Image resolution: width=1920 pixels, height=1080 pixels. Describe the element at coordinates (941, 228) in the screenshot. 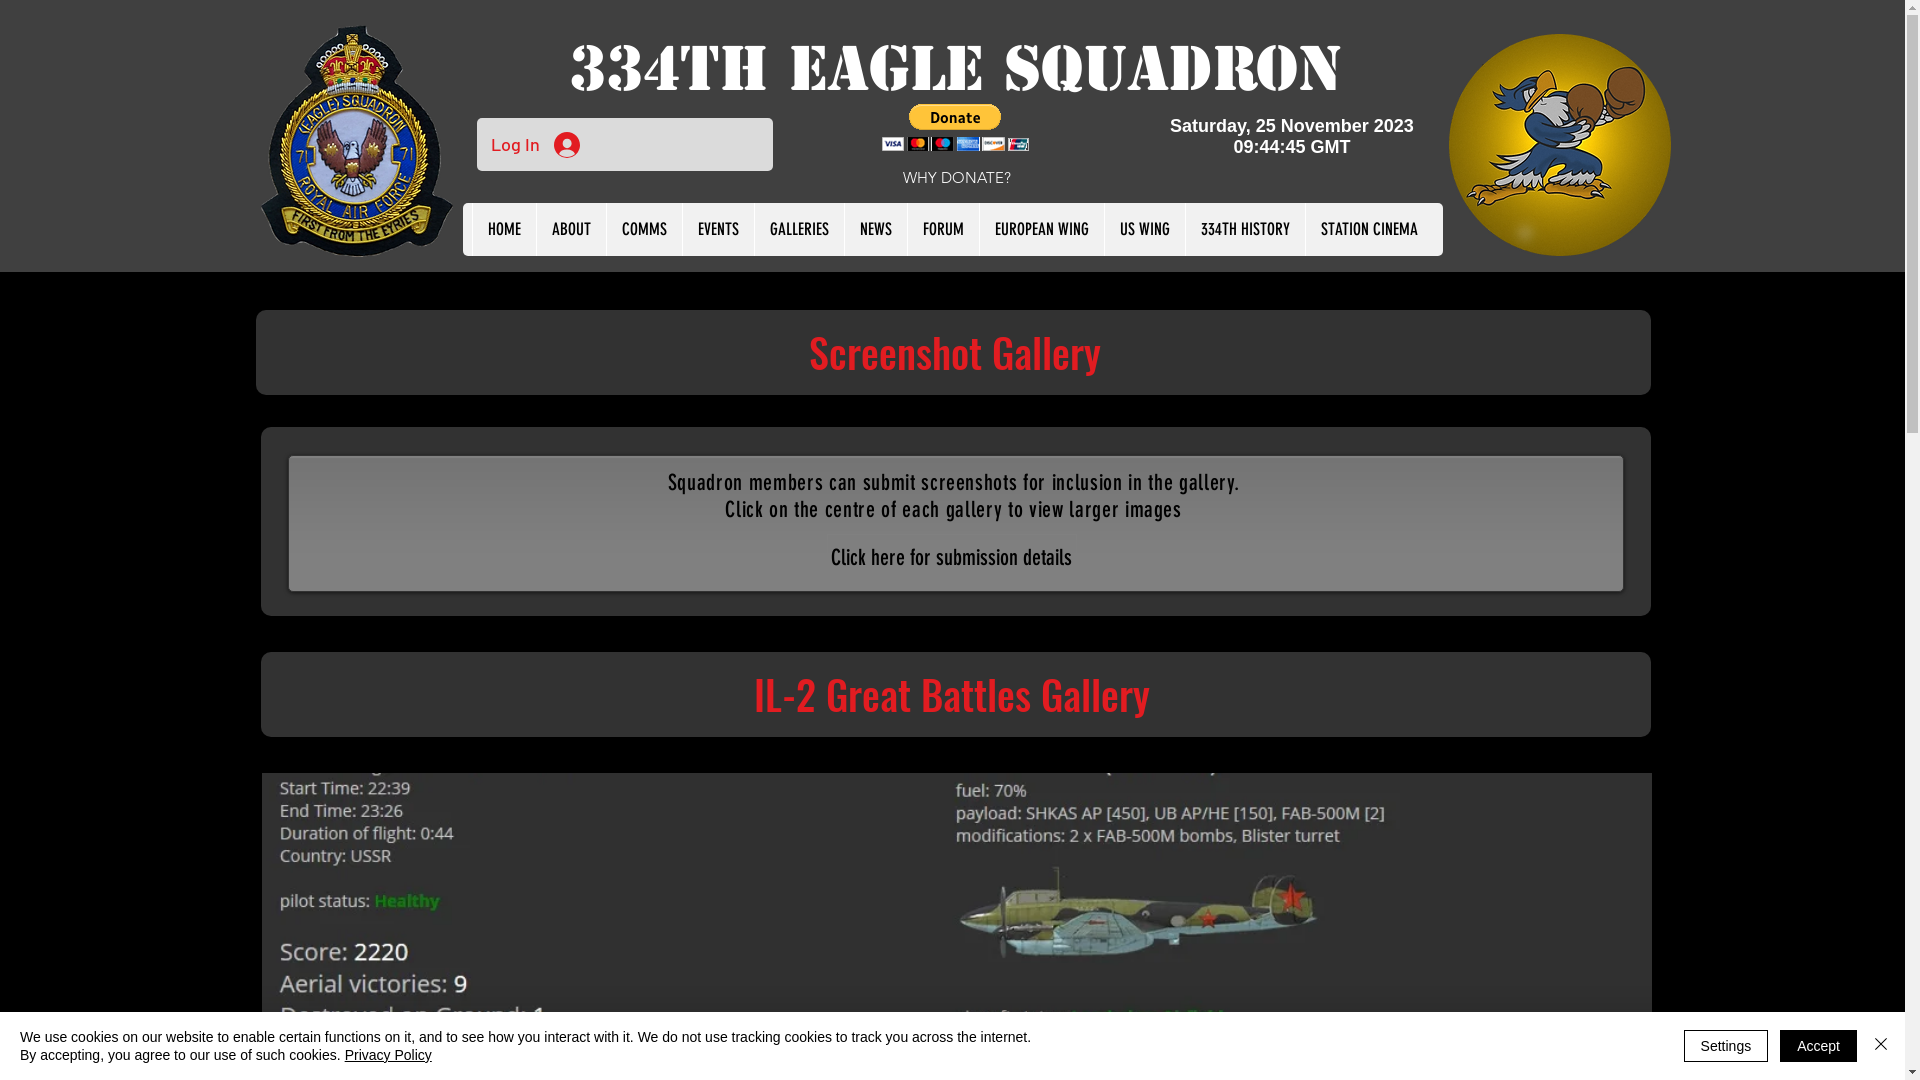

I see `'FORUM'` at that location.